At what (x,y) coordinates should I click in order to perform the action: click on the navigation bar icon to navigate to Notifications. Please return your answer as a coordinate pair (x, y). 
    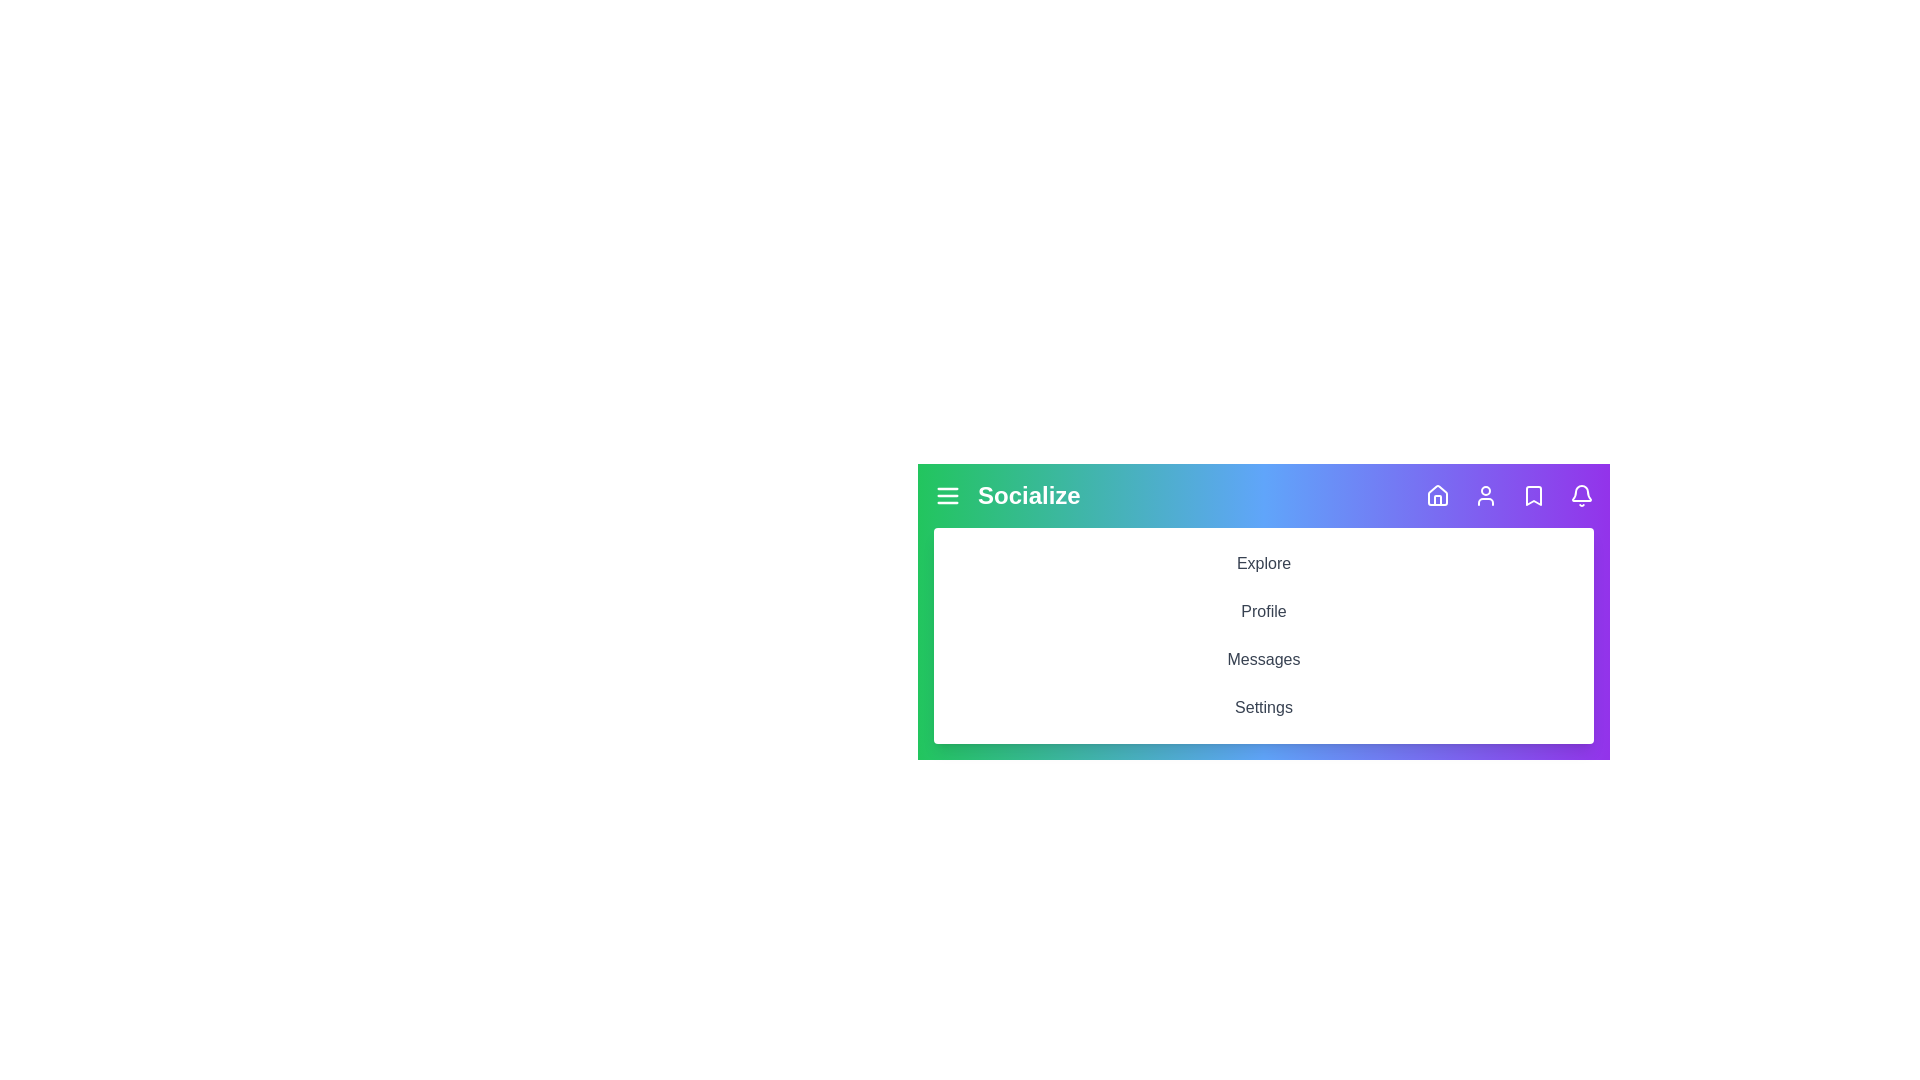
    Looking at the image, I should click on (1581, 495).